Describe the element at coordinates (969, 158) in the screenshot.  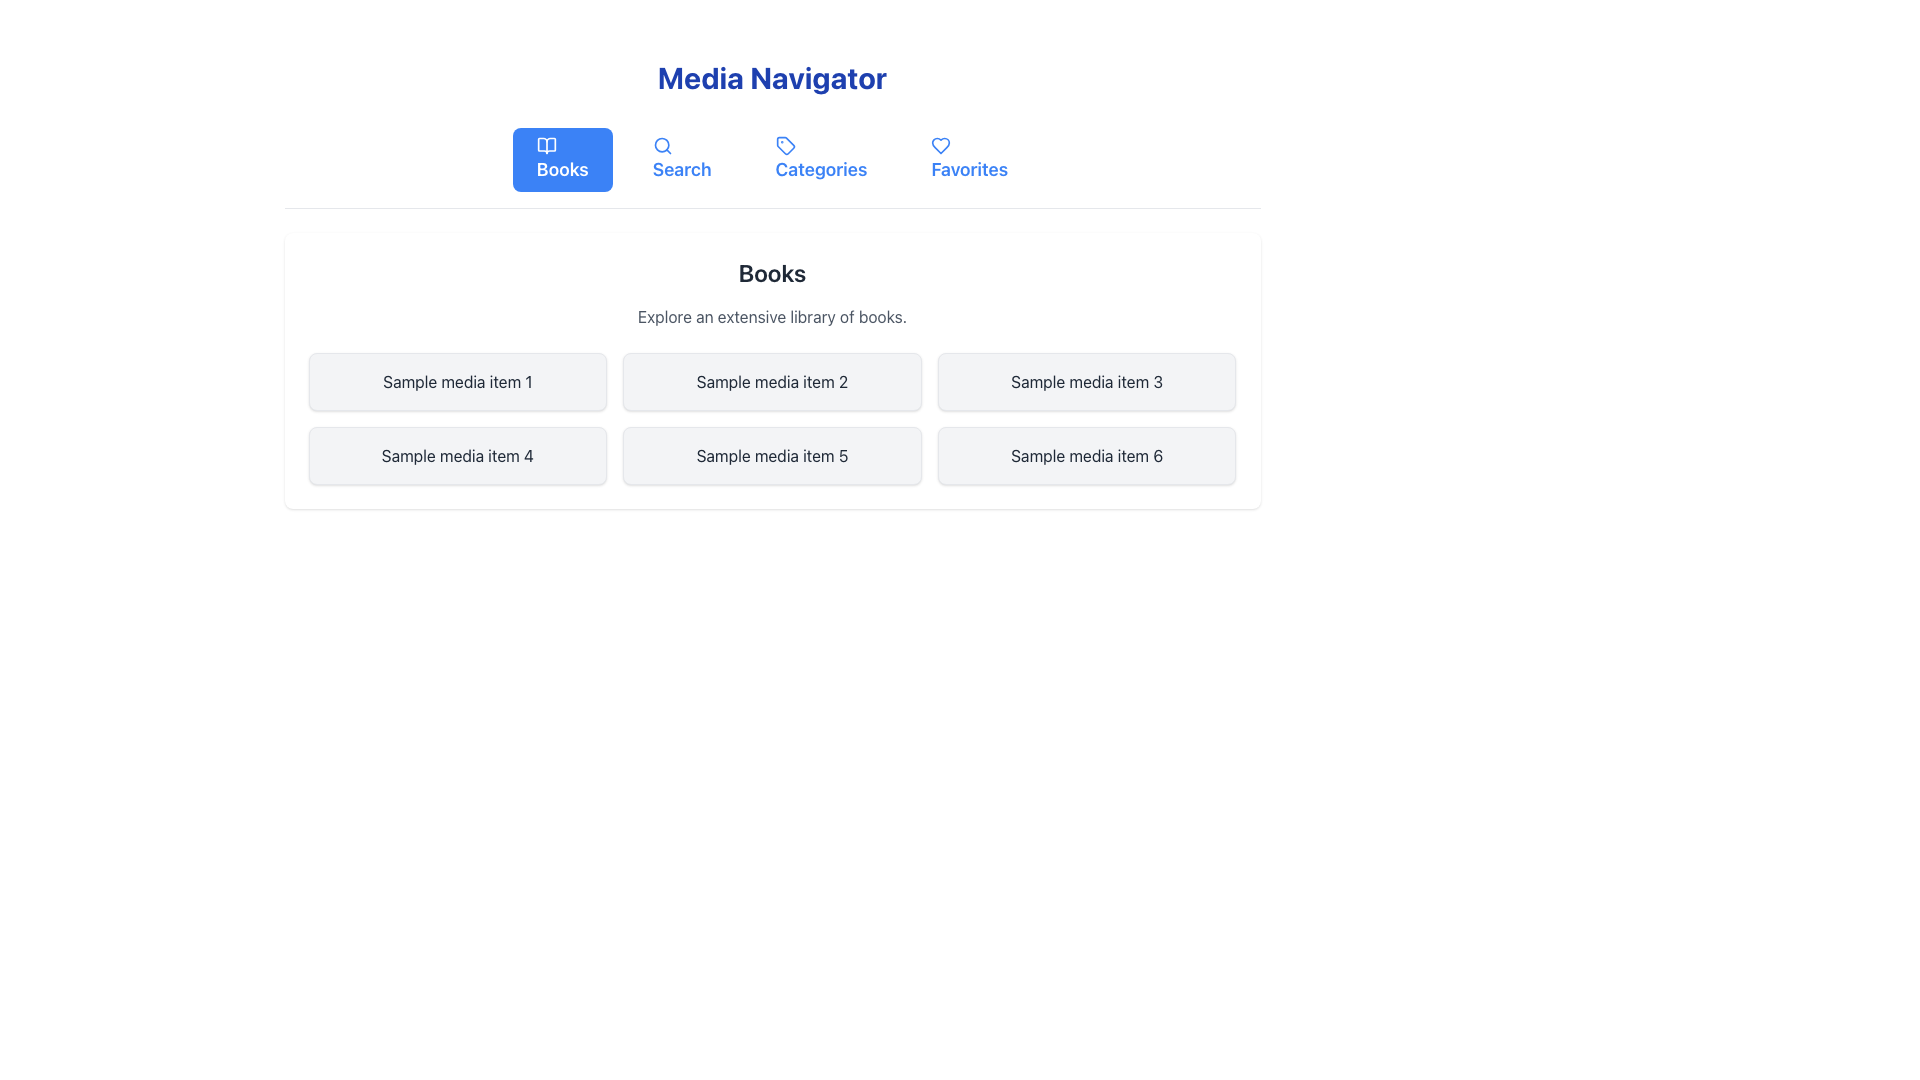
I see `the 'Favorites' button, which is the fourth item in the navigation bar and features a blue label with a heart icon` at that location.